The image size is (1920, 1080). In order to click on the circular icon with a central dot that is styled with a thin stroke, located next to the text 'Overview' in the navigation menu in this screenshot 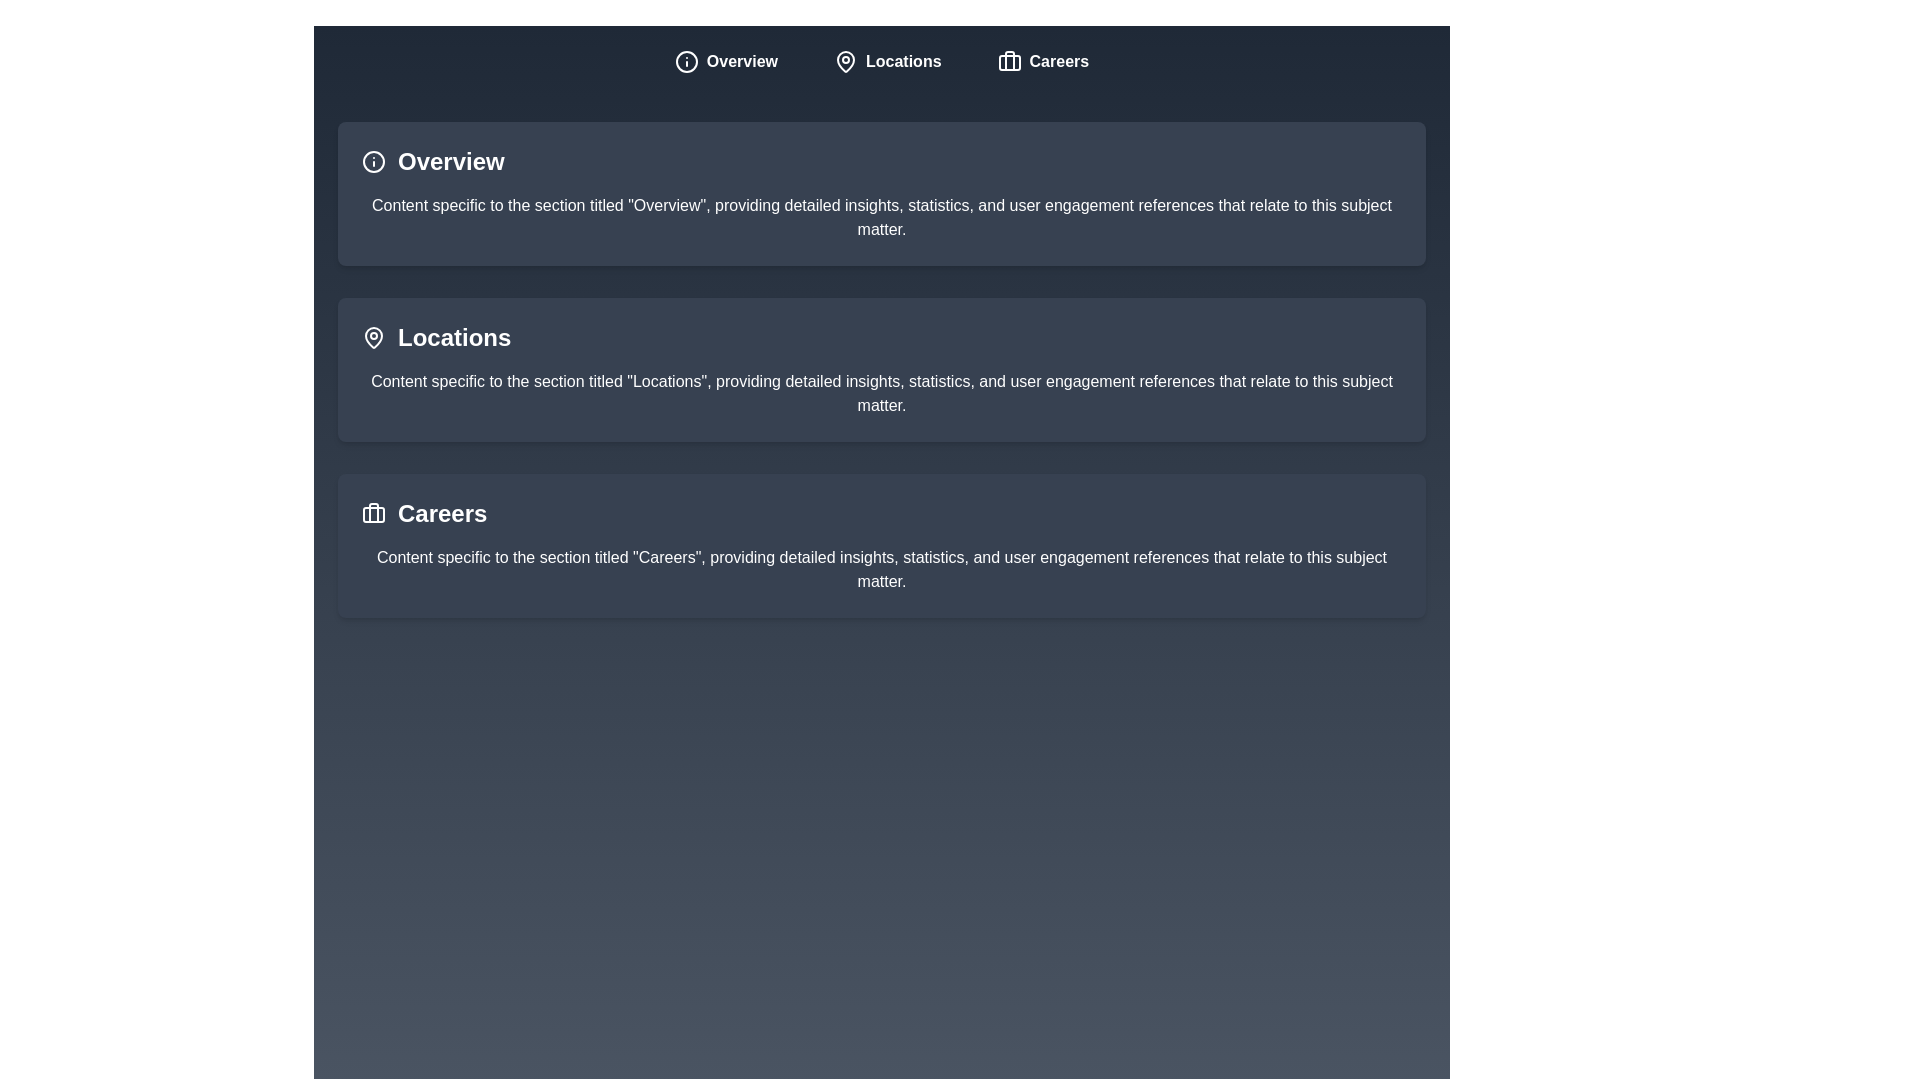, I will do `click(686, 60)`.